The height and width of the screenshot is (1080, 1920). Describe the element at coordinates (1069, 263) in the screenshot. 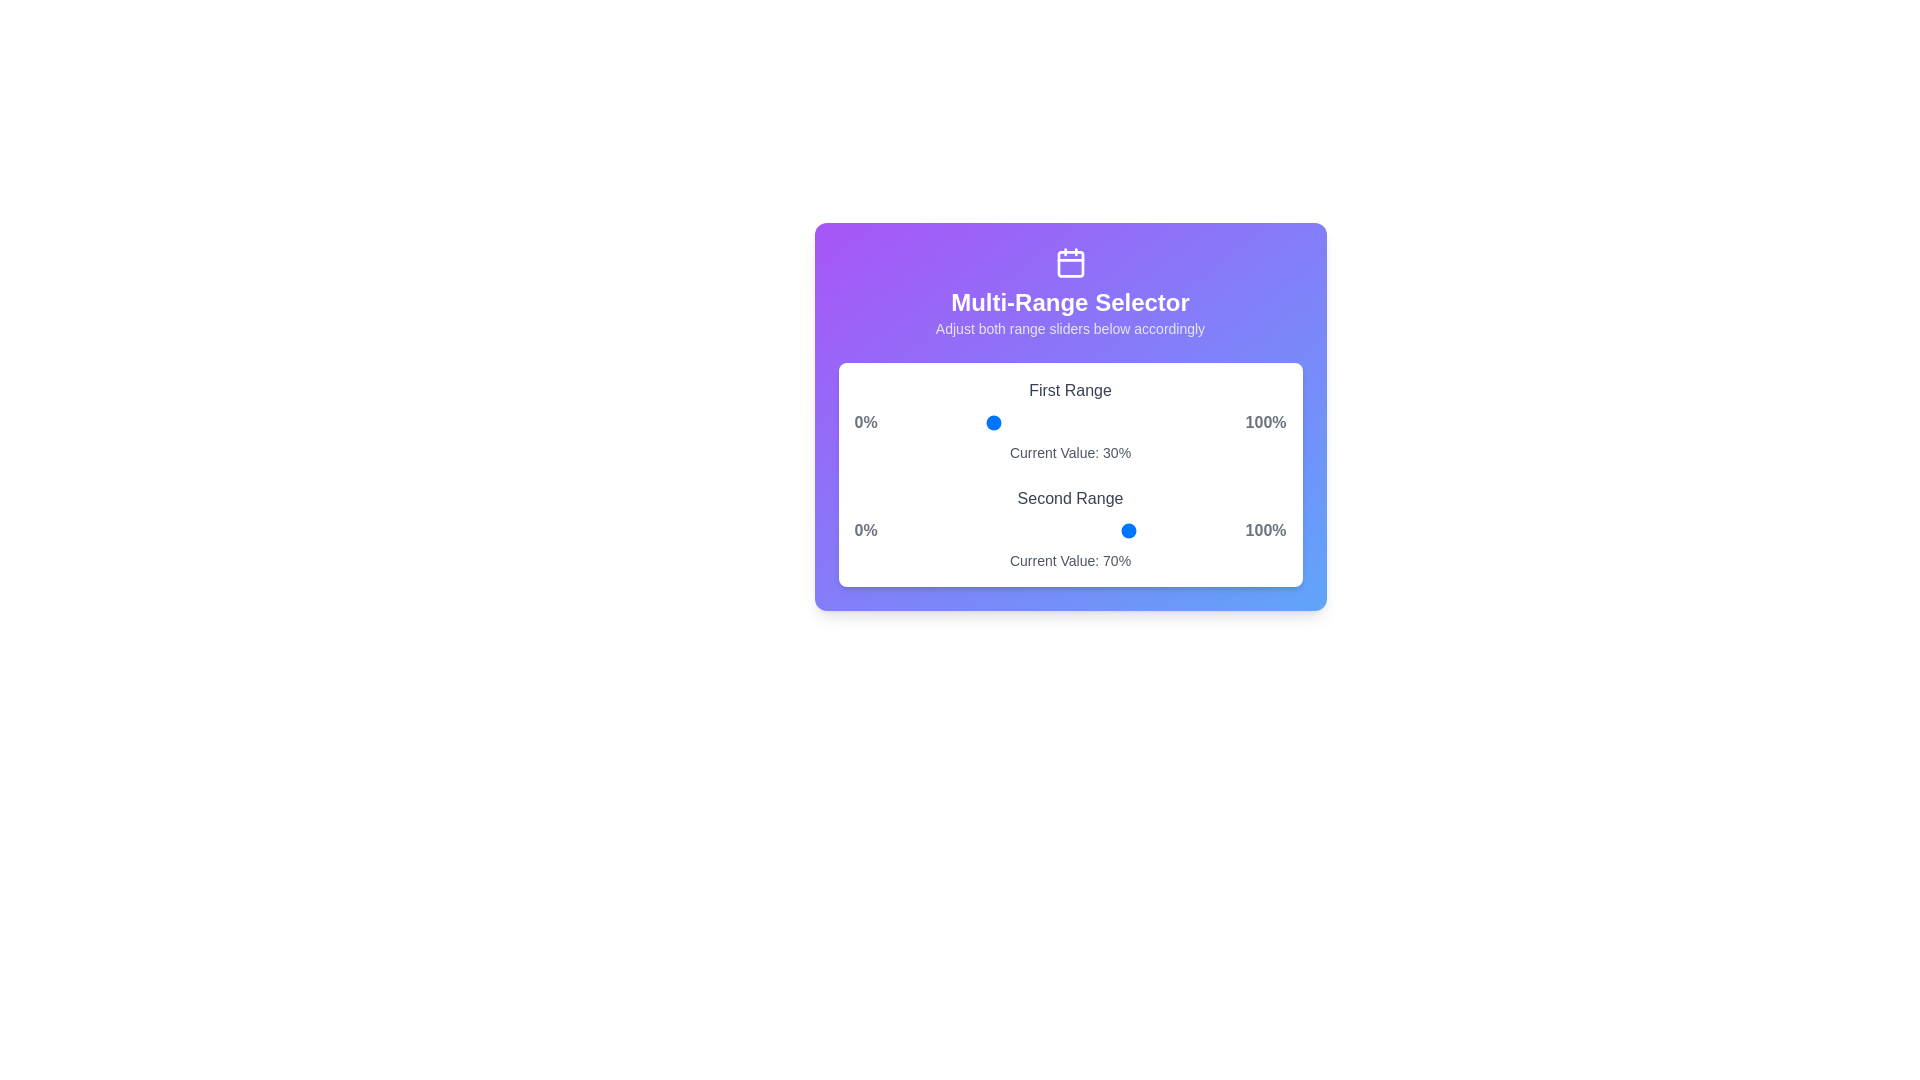

I see `the large inner rectangle of the calendar-like icon, which is part of the SVG component styled in purple and white` at that location.